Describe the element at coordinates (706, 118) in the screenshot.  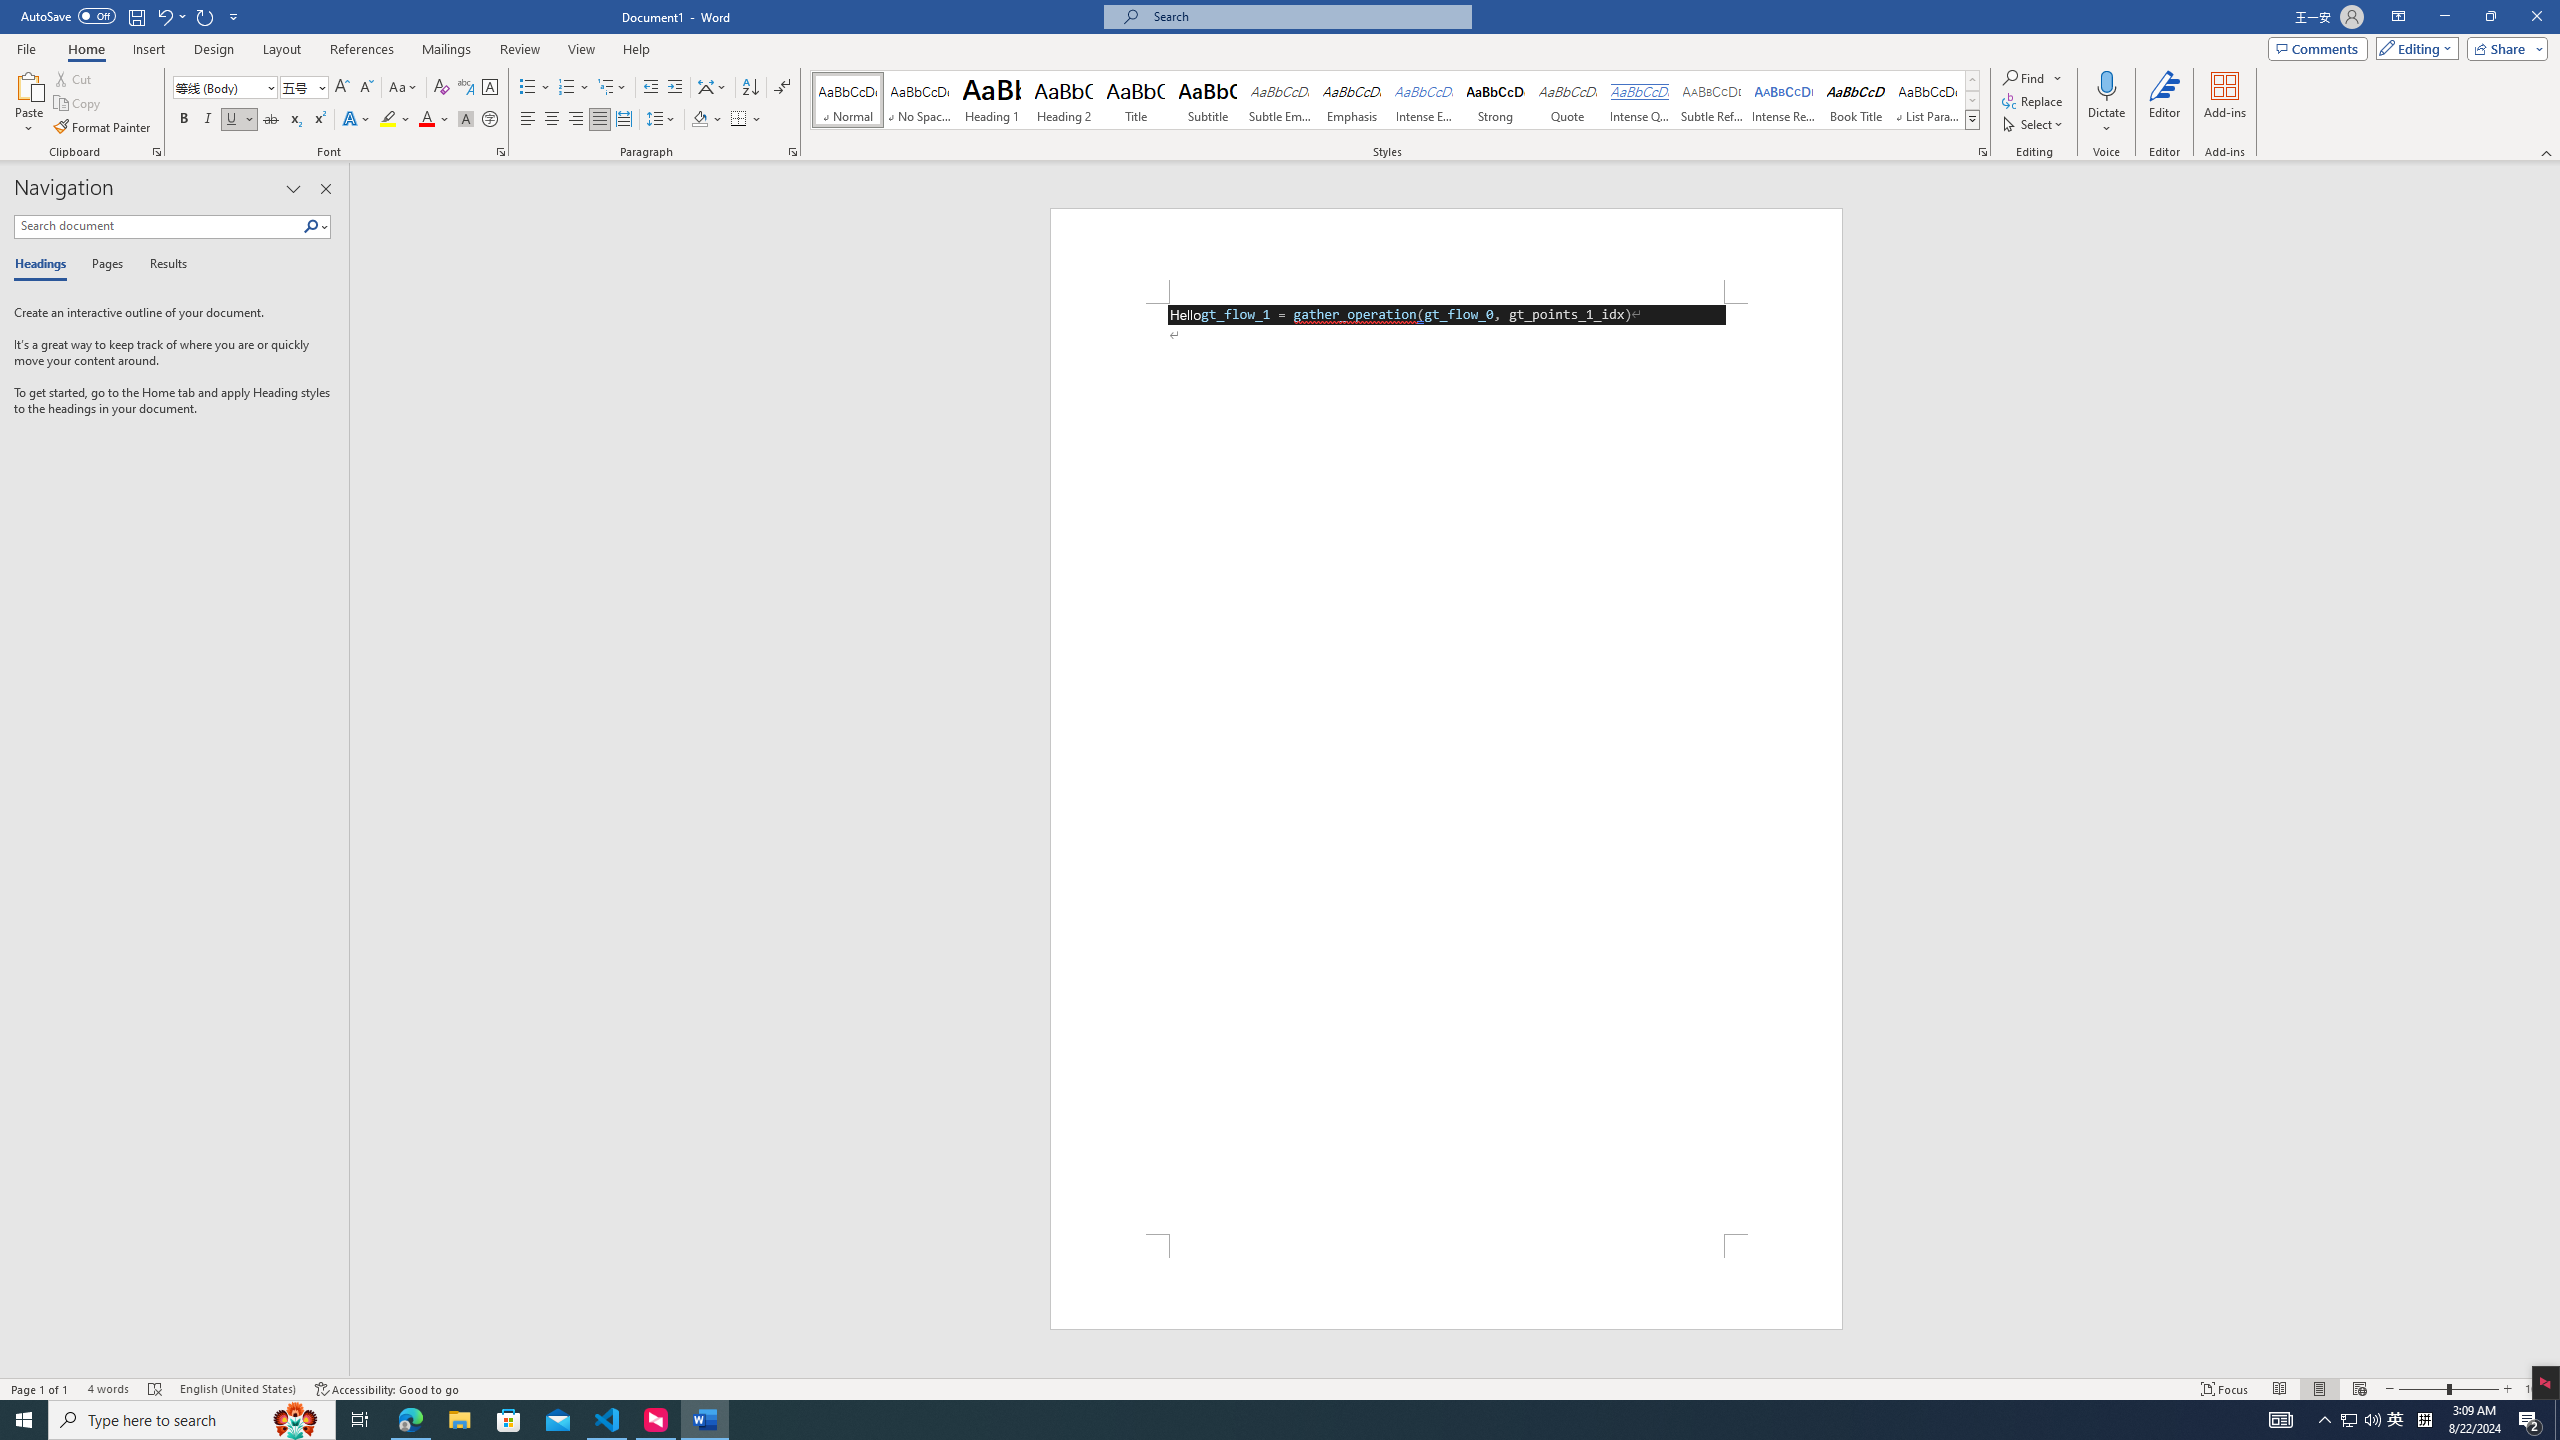
I see `'Shading'` at that location.